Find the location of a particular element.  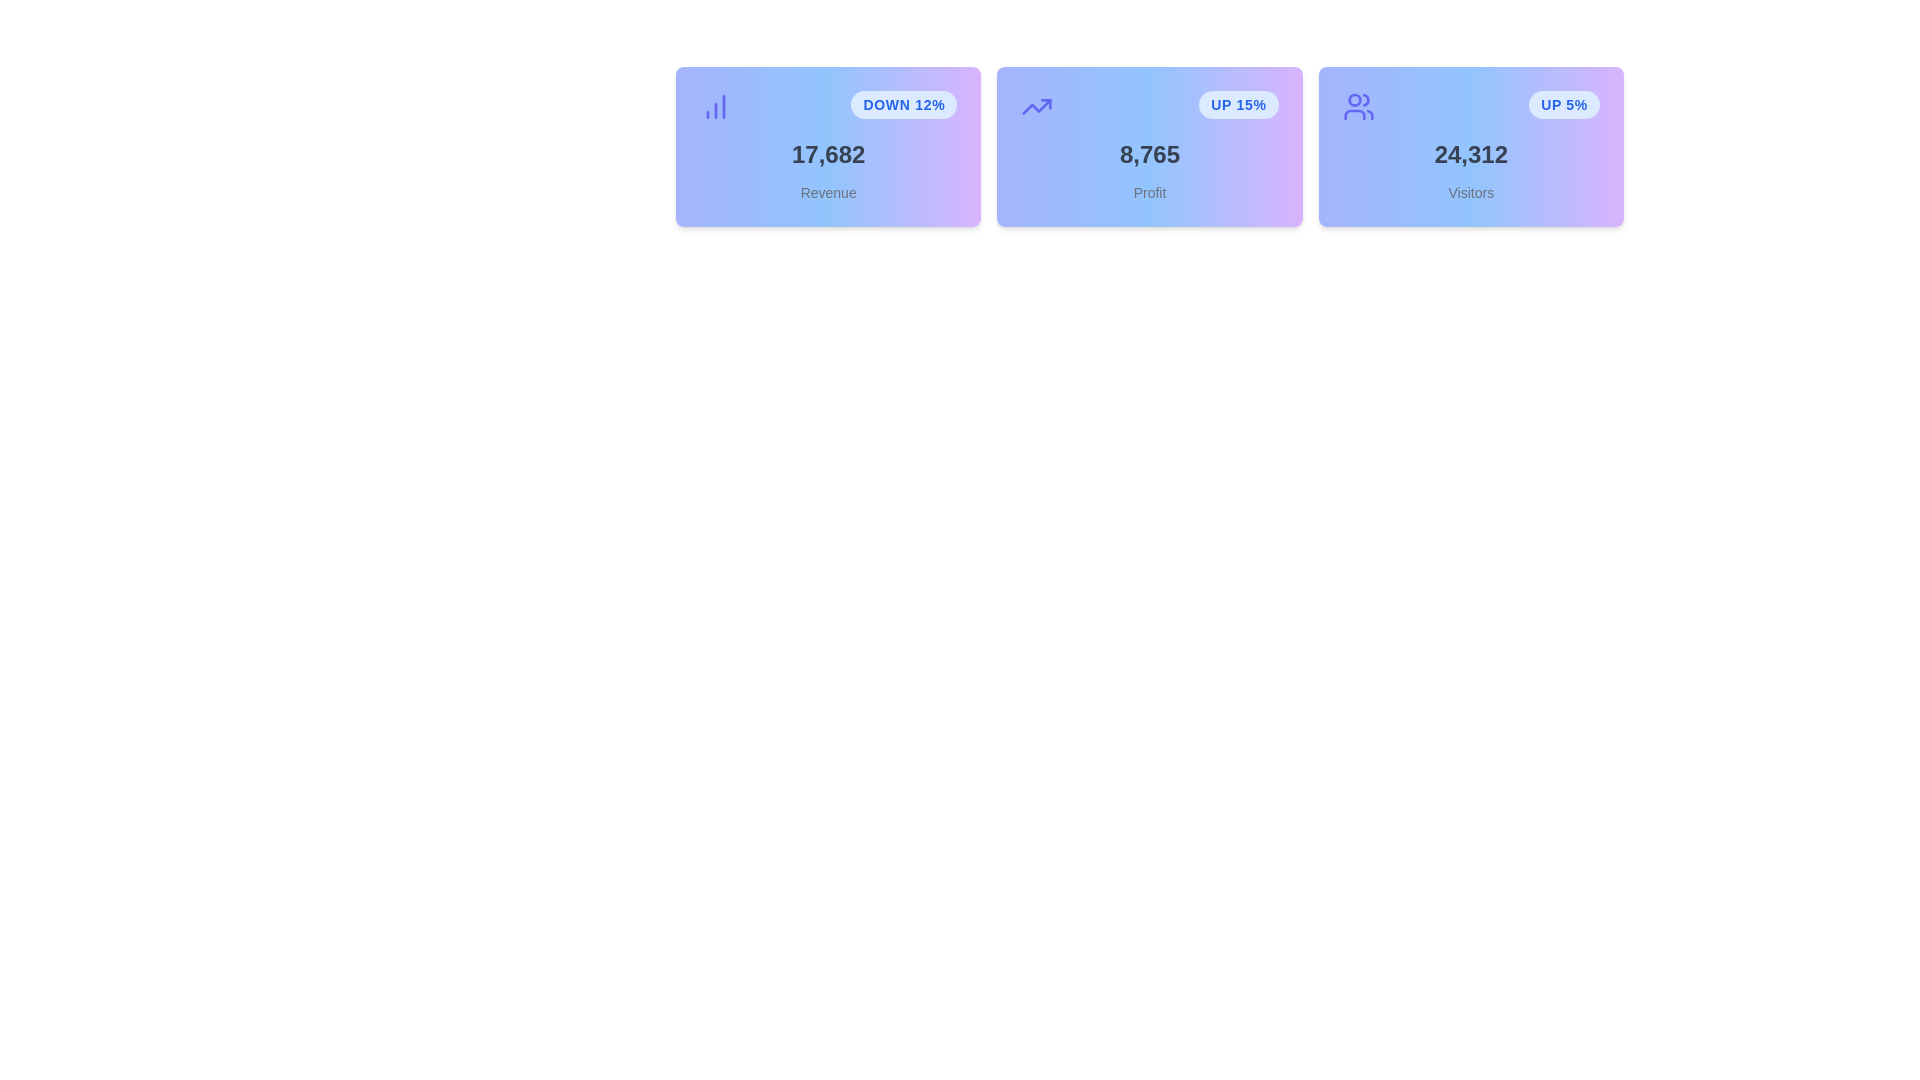

the positive trend icon located in the top section of the 'Profit' card, positioned to the left of the 'UP 15%' label is located at coordinates (1037, 107).